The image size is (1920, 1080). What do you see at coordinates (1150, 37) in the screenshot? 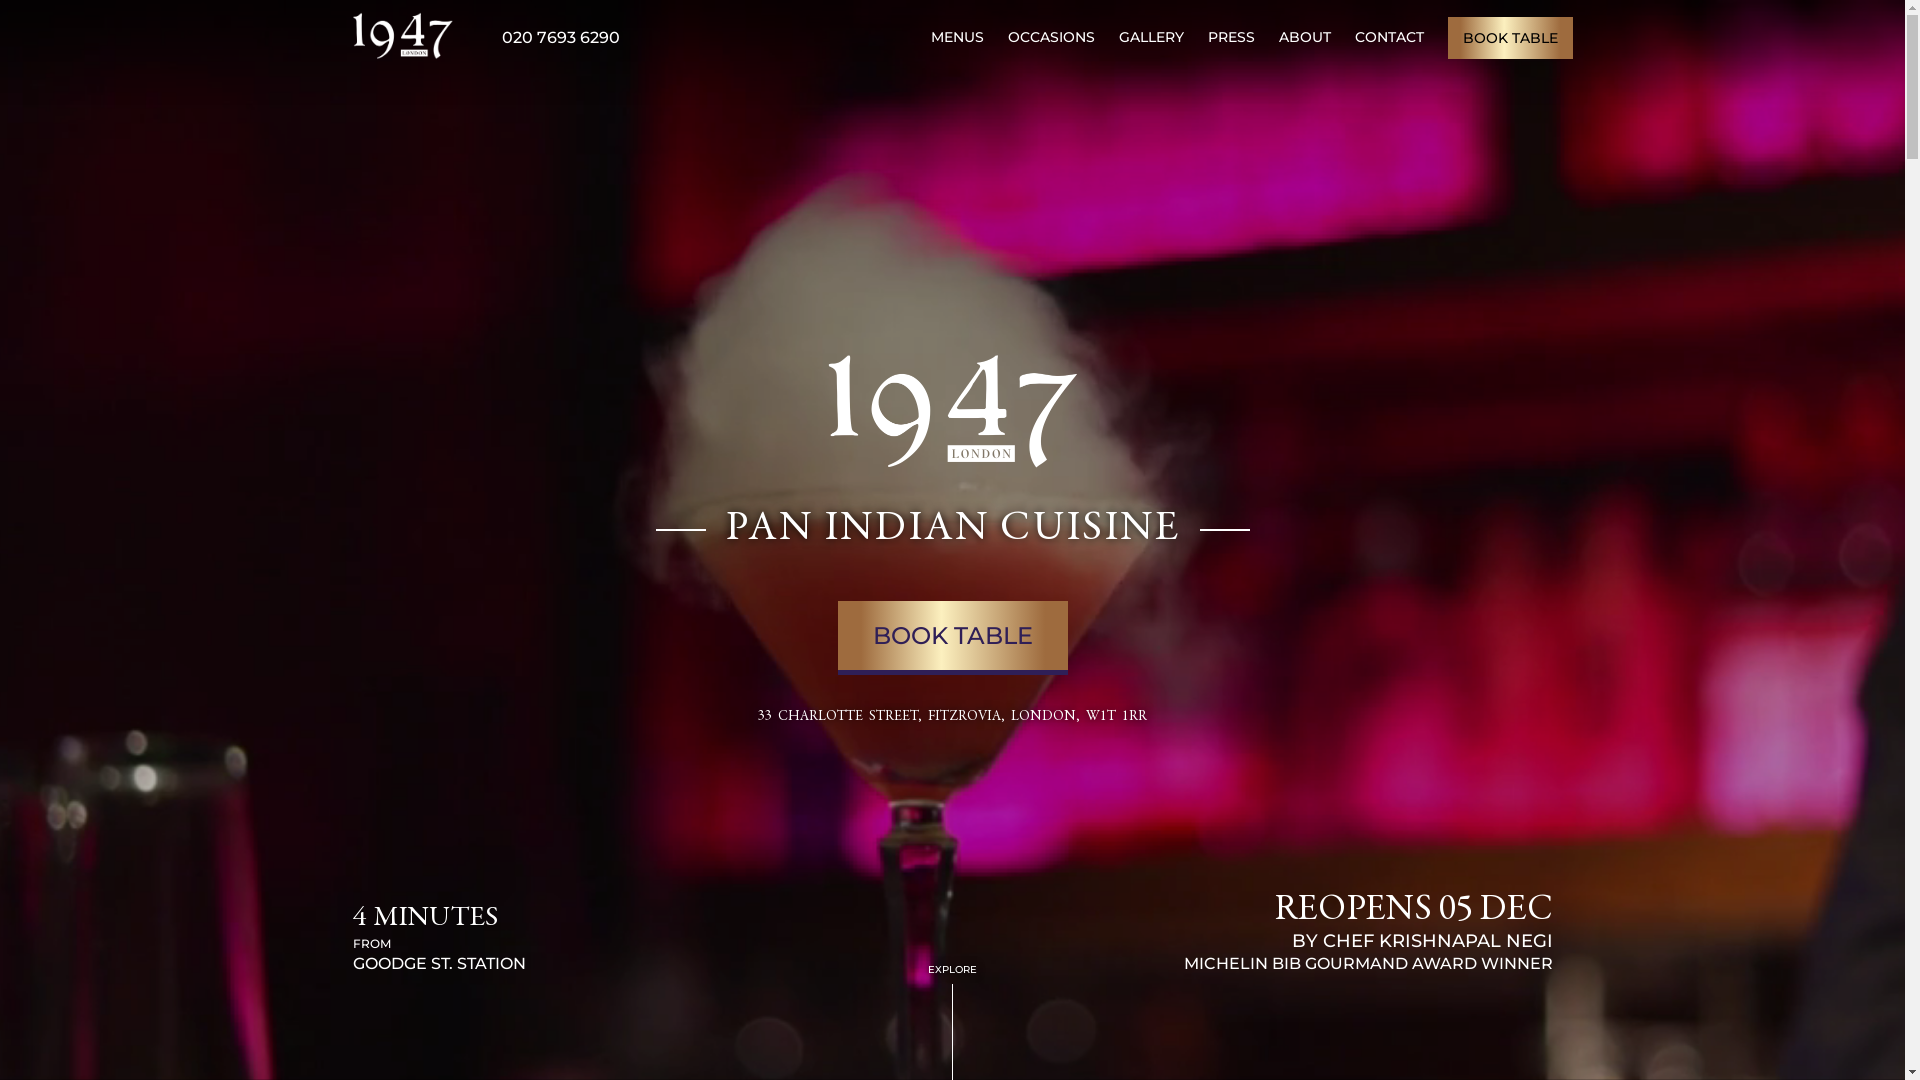
I see `'GALLERY'` at bounding box center [1150, 37].